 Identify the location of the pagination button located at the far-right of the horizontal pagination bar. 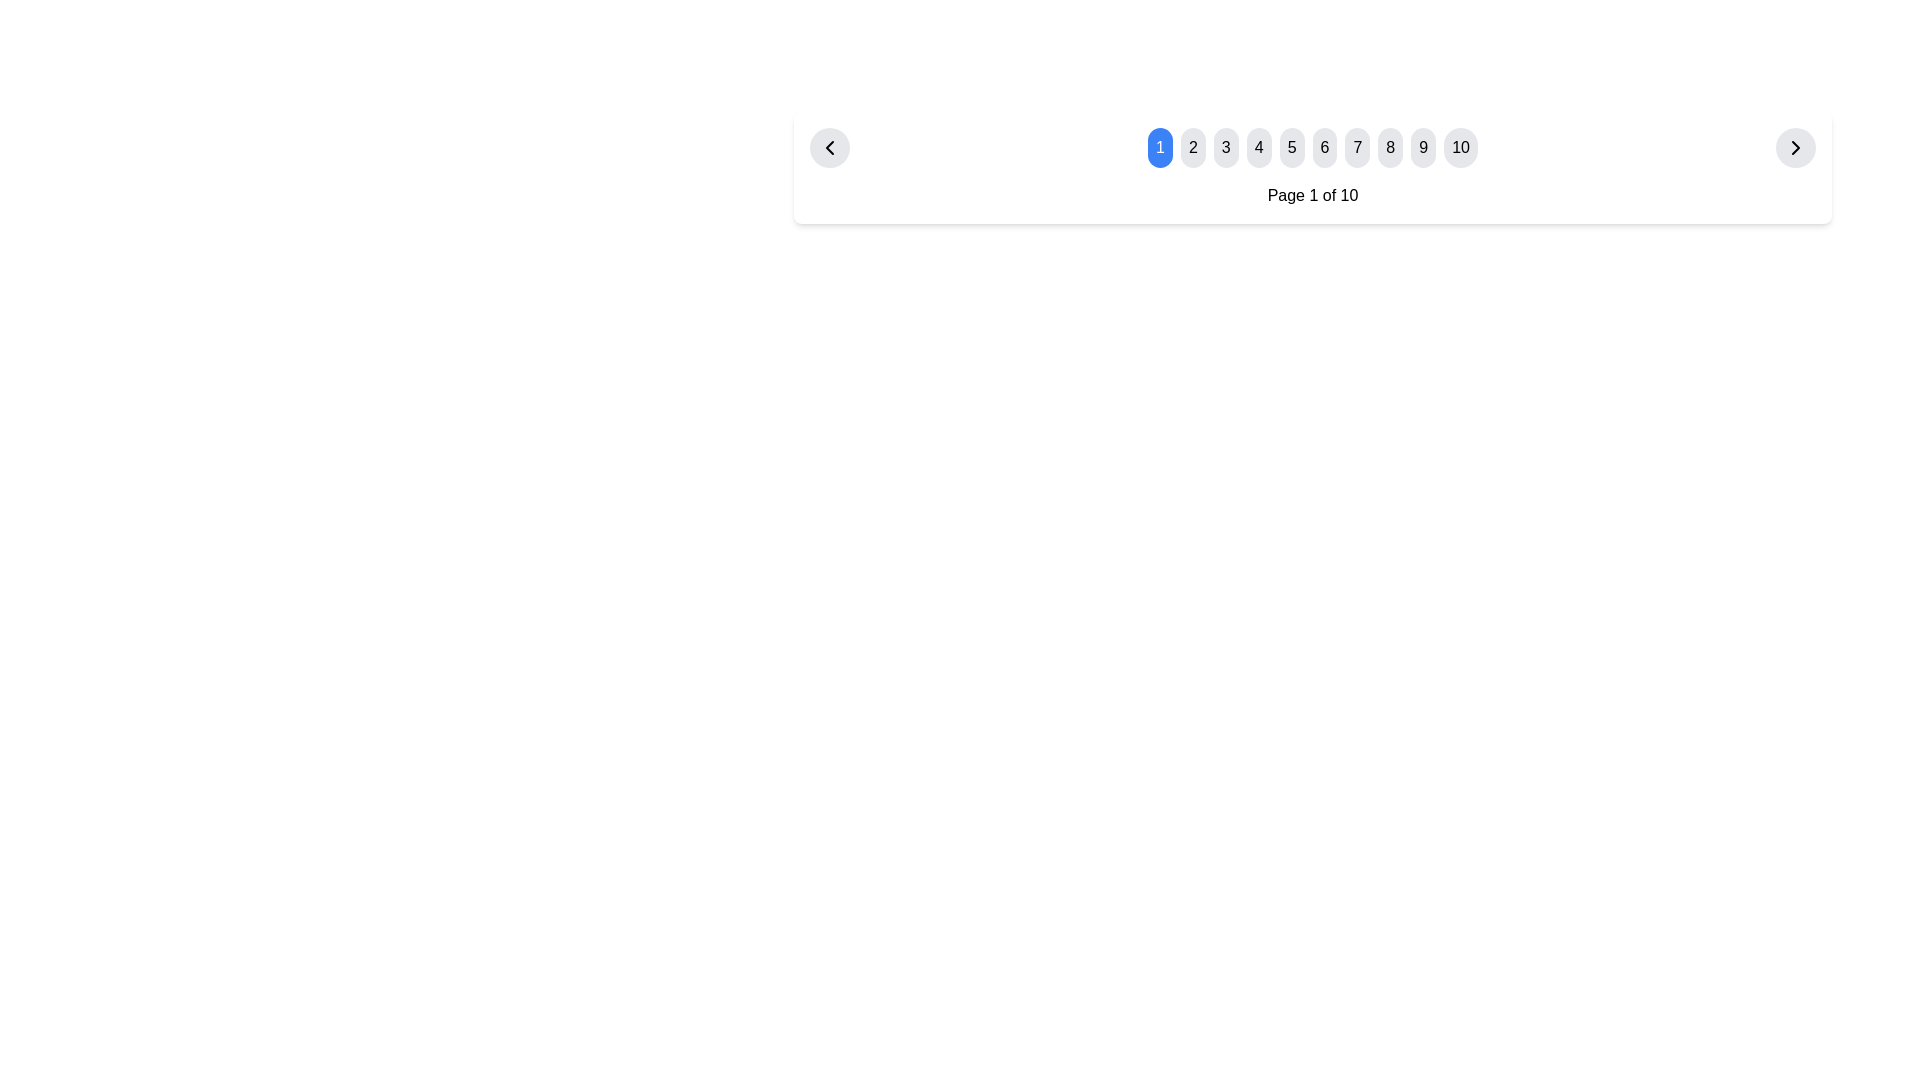
(1795, 146).